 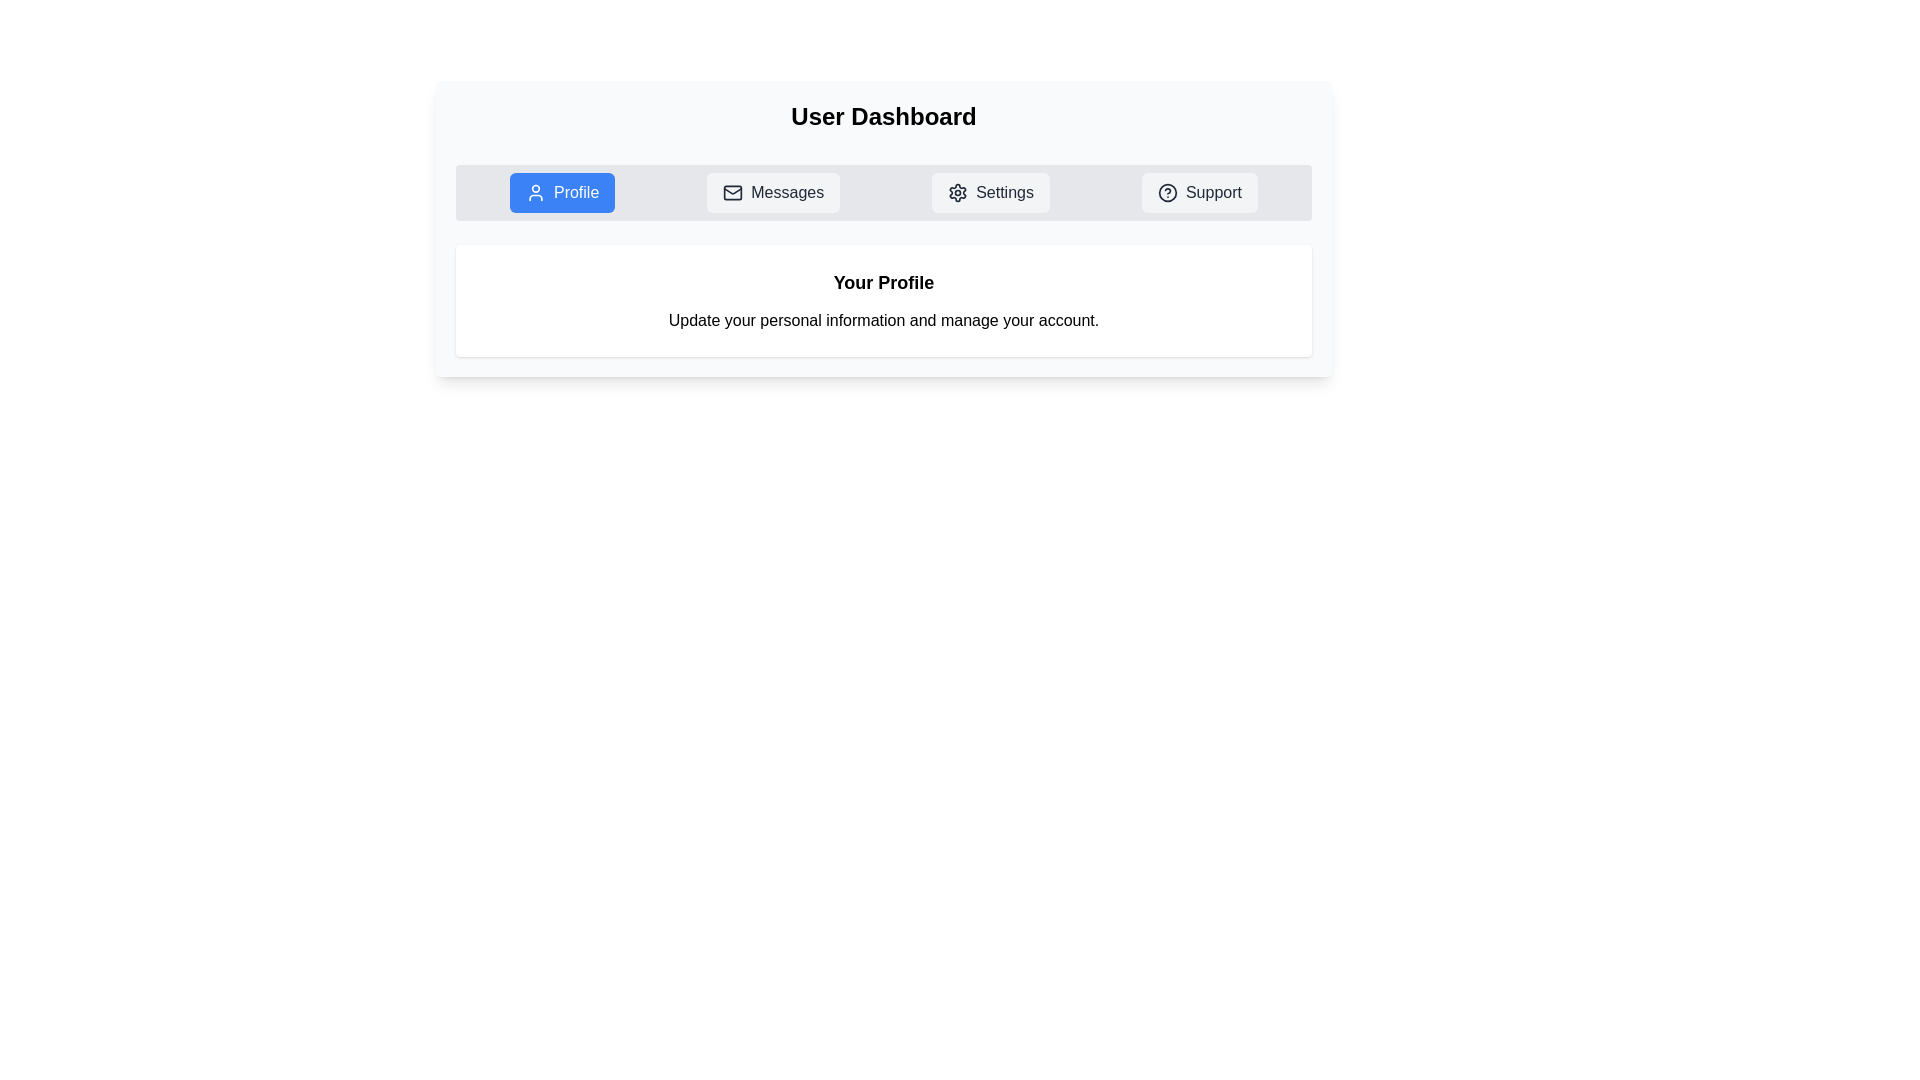 What do you see at coordinates (786, 192) in the screenshot?
I see `the 'Messages' text label within the navigation bar, which is located to the right of the 'Profile' option and includes a mail icon` at bounding box center [786, 192].